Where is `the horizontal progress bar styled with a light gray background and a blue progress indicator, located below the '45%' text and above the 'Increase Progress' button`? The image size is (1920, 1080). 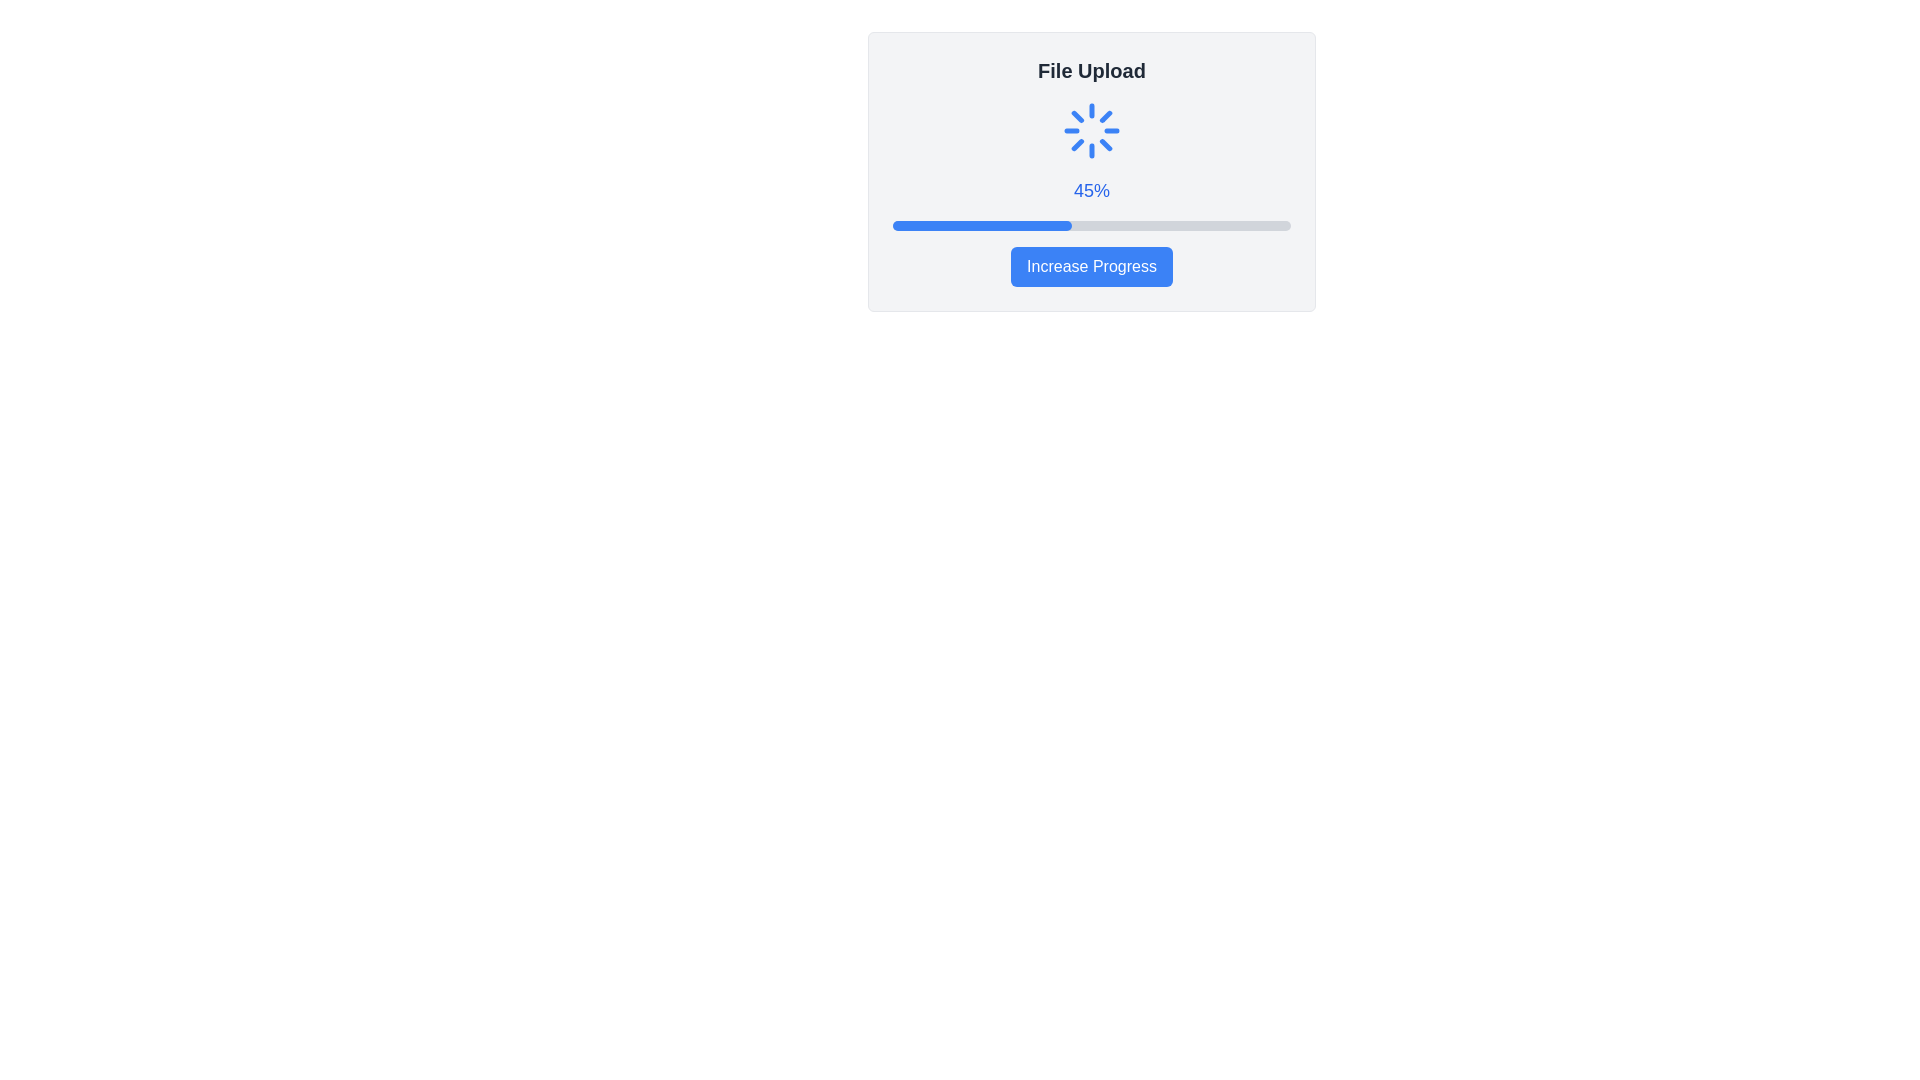 the horizontal progress bar styled with a light gray background and a blue progress indicator, located below the '45%' text and above the 'Increase Progress' button is located at coordinates (1090, 225).